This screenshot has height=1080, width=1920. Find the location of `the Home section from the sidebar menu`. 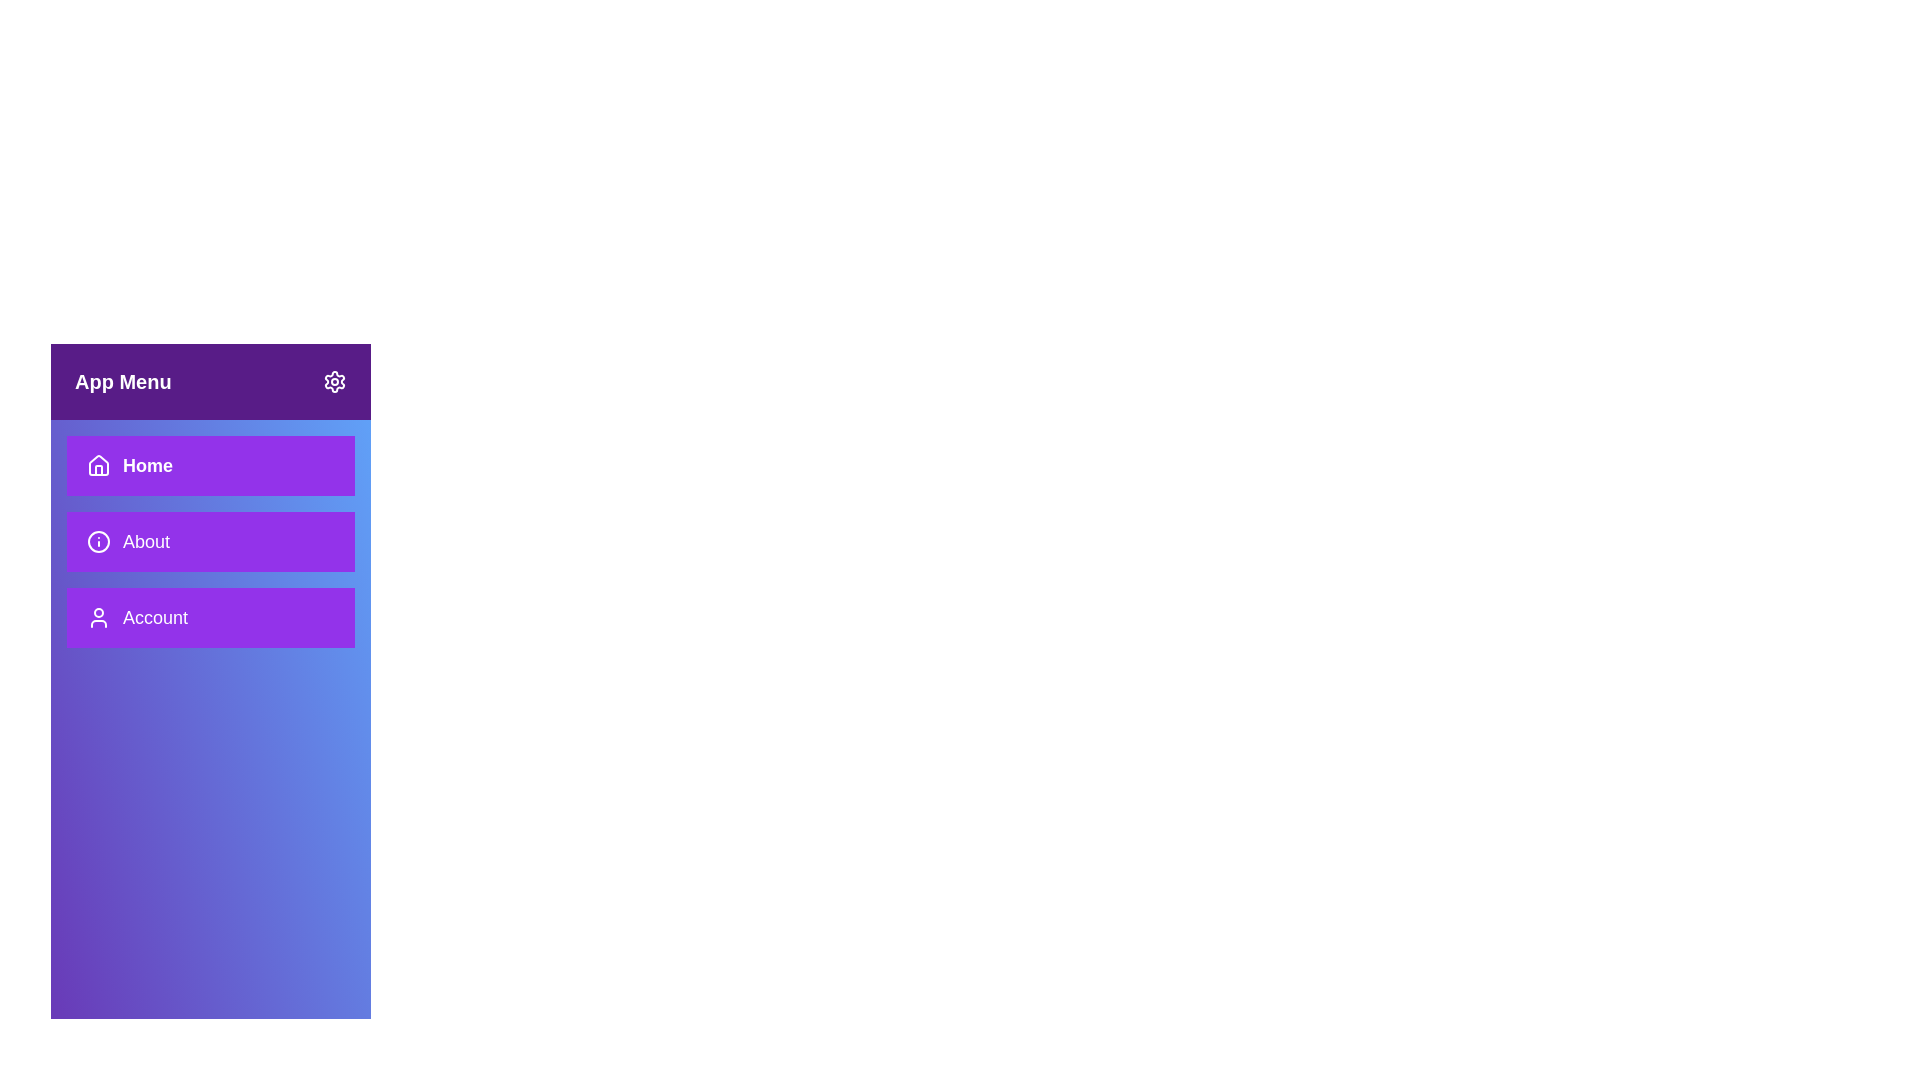

the Home section from the sidebar menu is located at coordinates (211, 466).